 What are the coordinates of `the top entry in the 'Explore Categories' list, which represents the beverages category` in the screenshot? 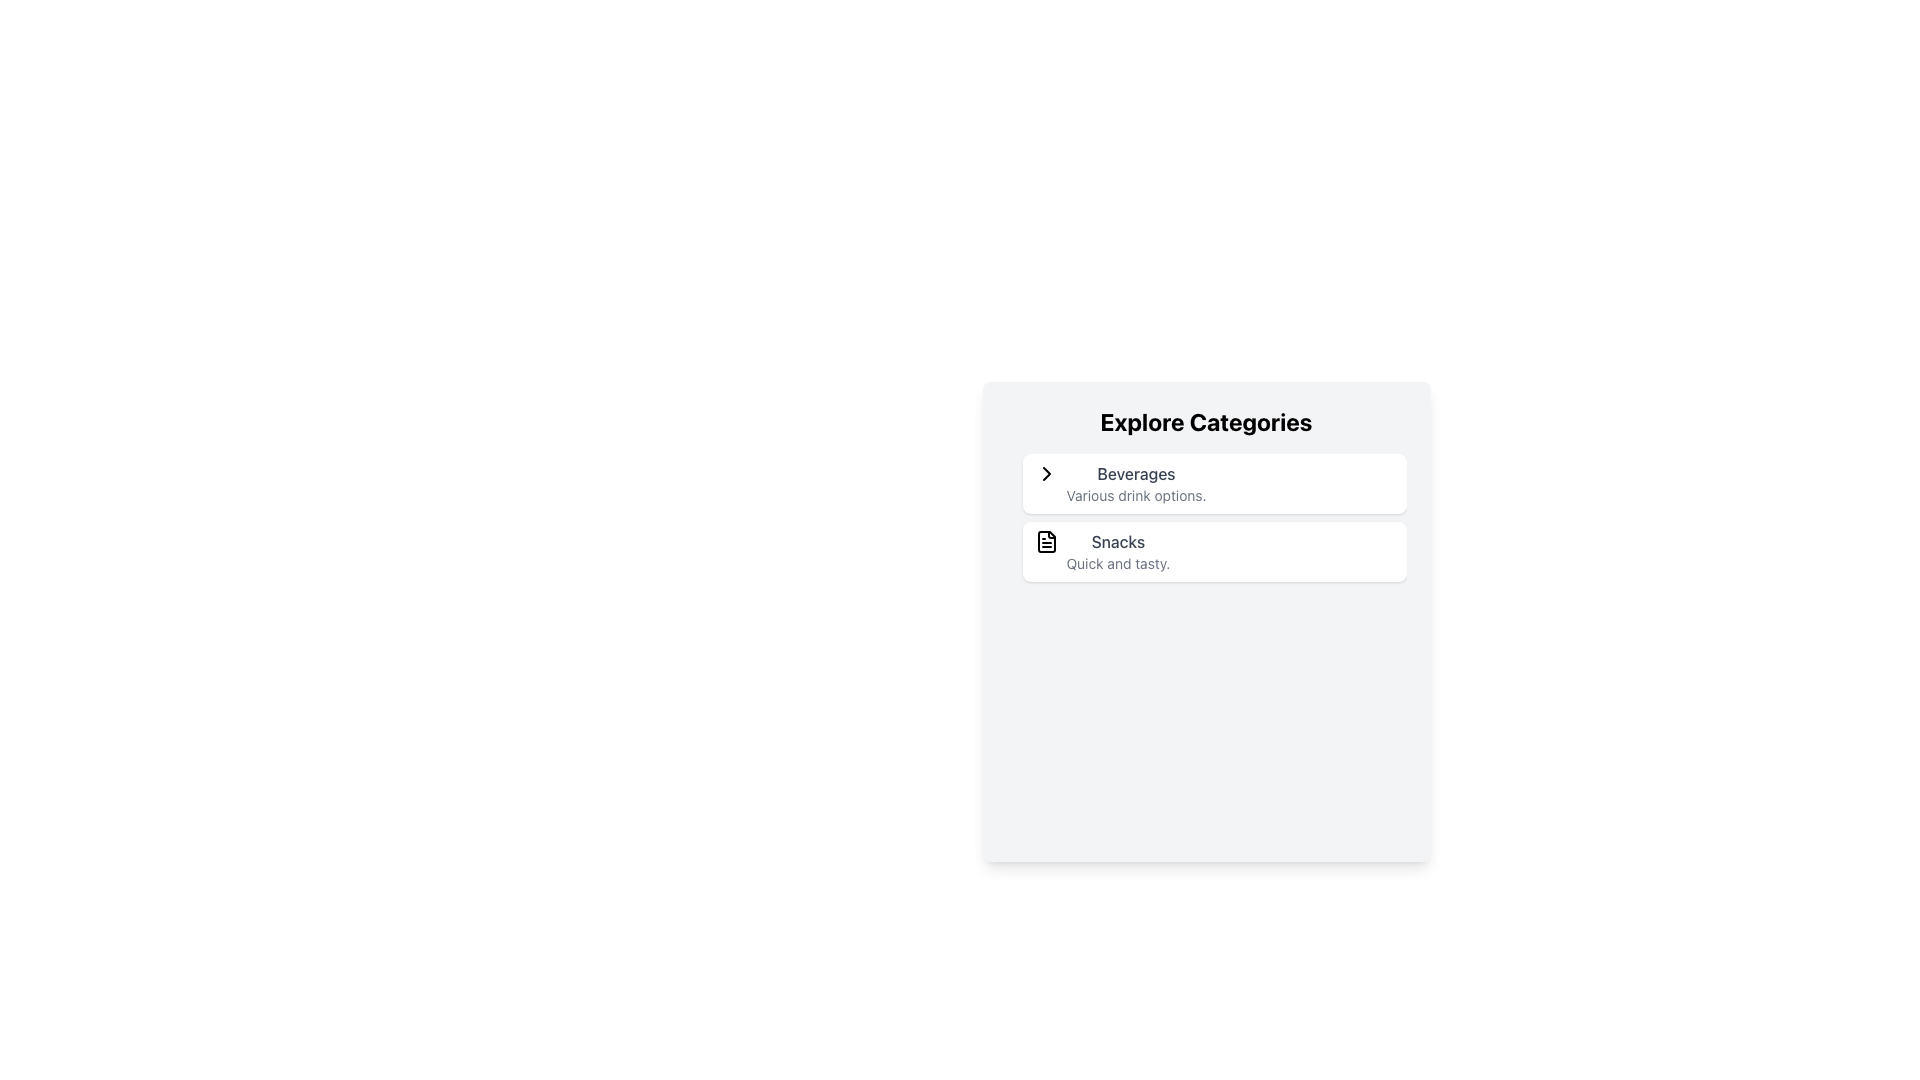 It's located at (1213, 483).